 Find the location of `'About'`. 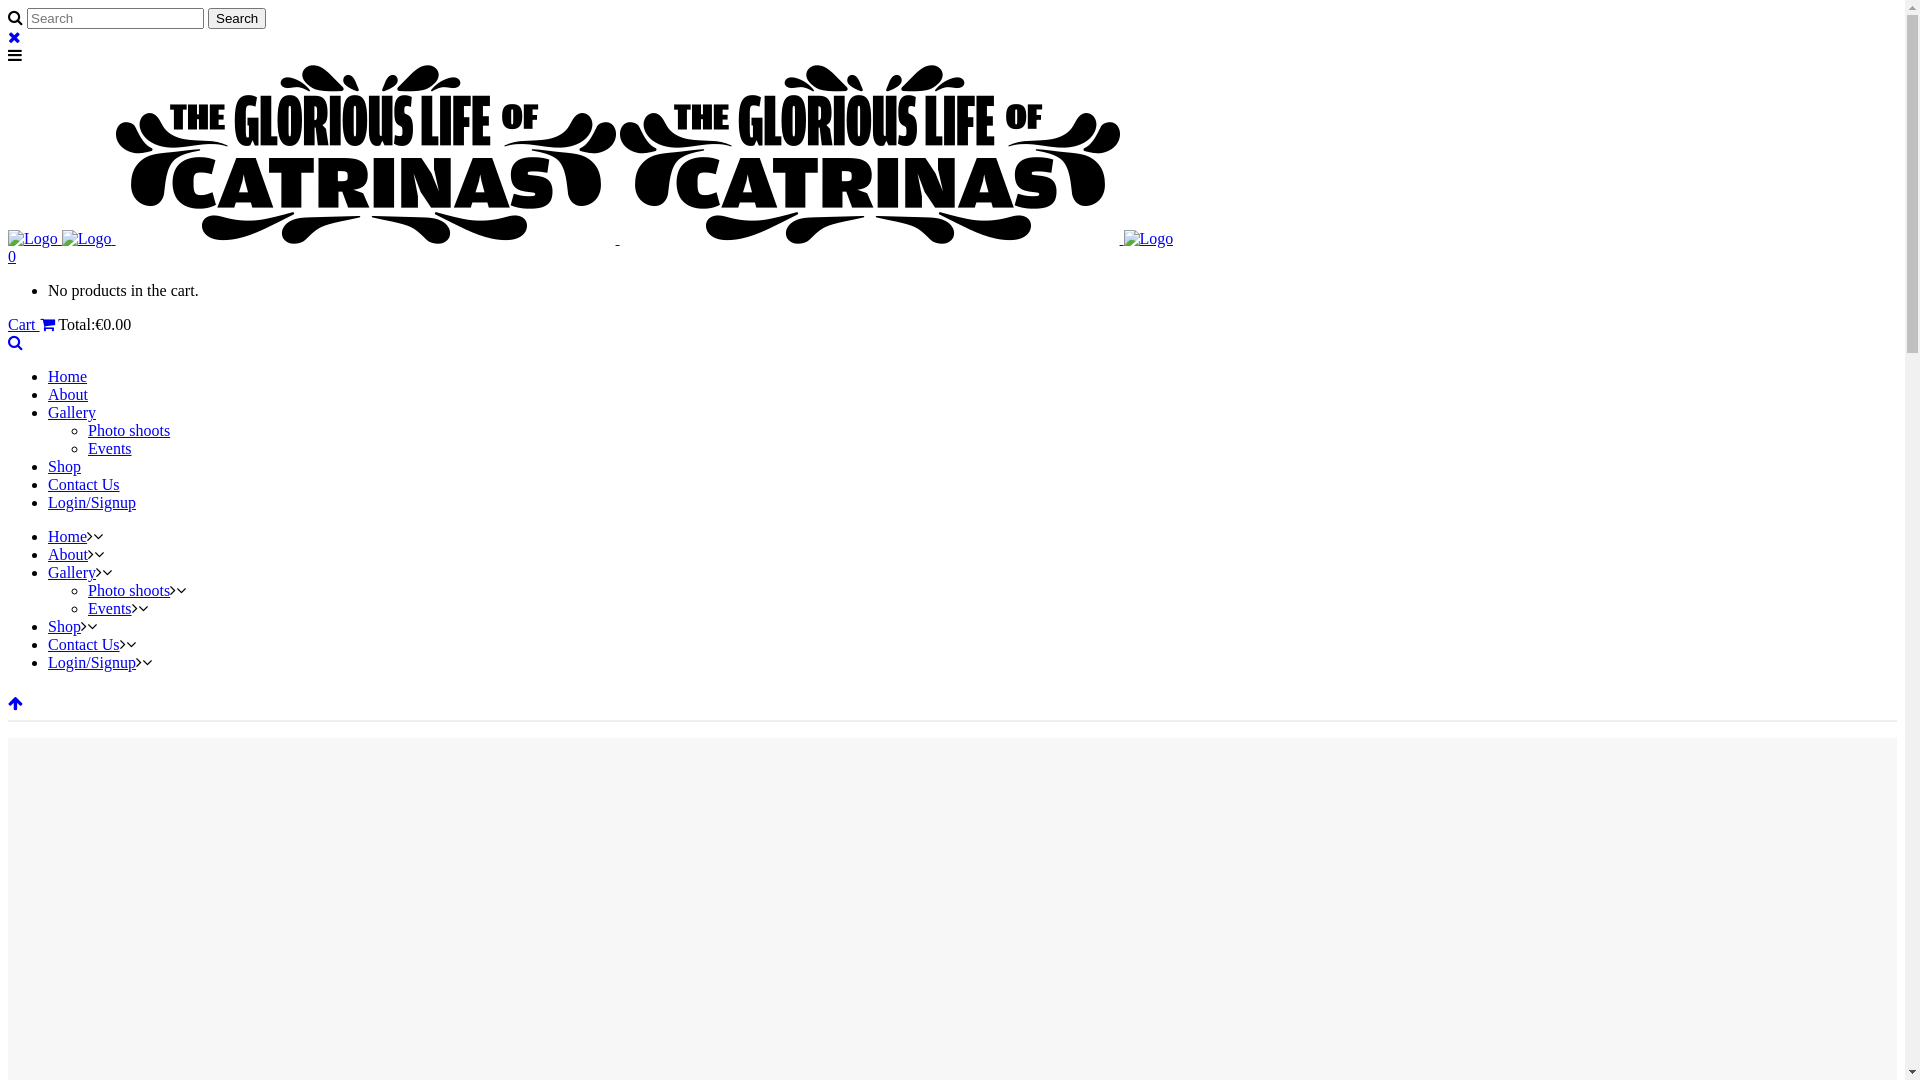

'About' is located at coordinates (67, 394).